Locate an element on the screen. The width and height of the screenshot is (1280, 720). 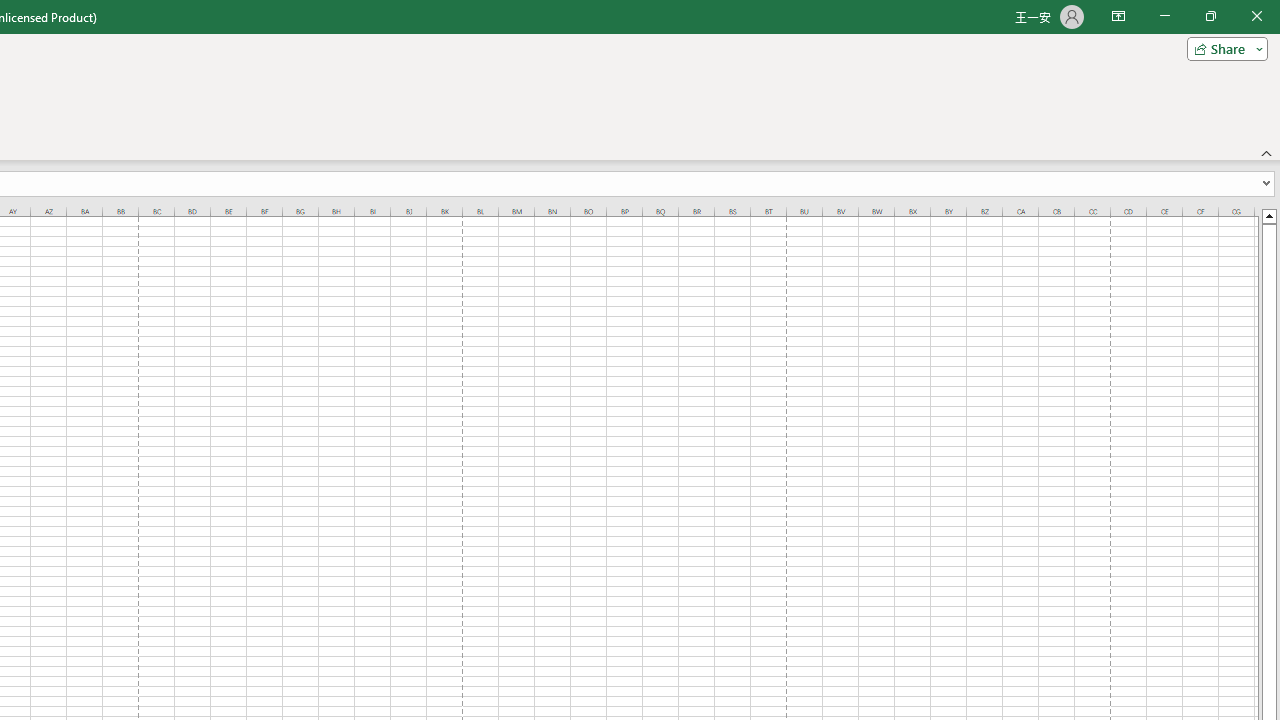
'Restore Down' is located at coordinates (1209, 16).